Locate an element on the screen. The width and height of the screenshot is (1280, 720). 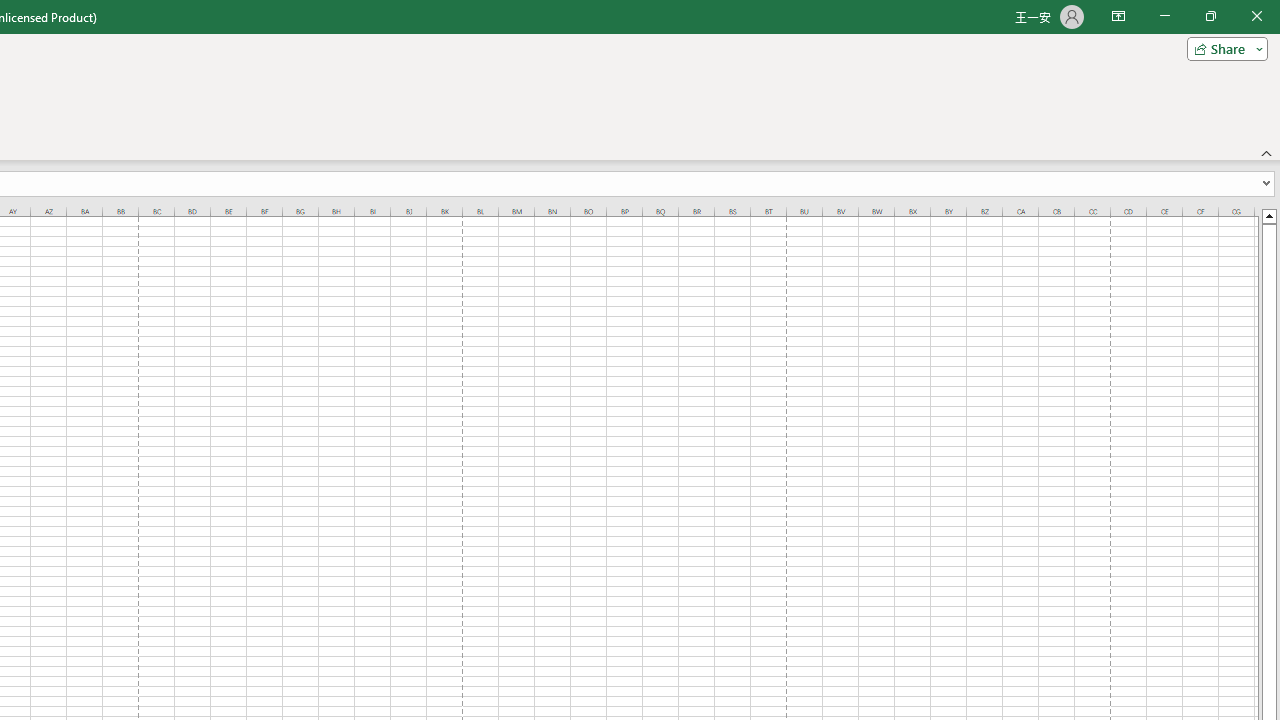
'Restore Down' is located at coordinates (1209, 16).